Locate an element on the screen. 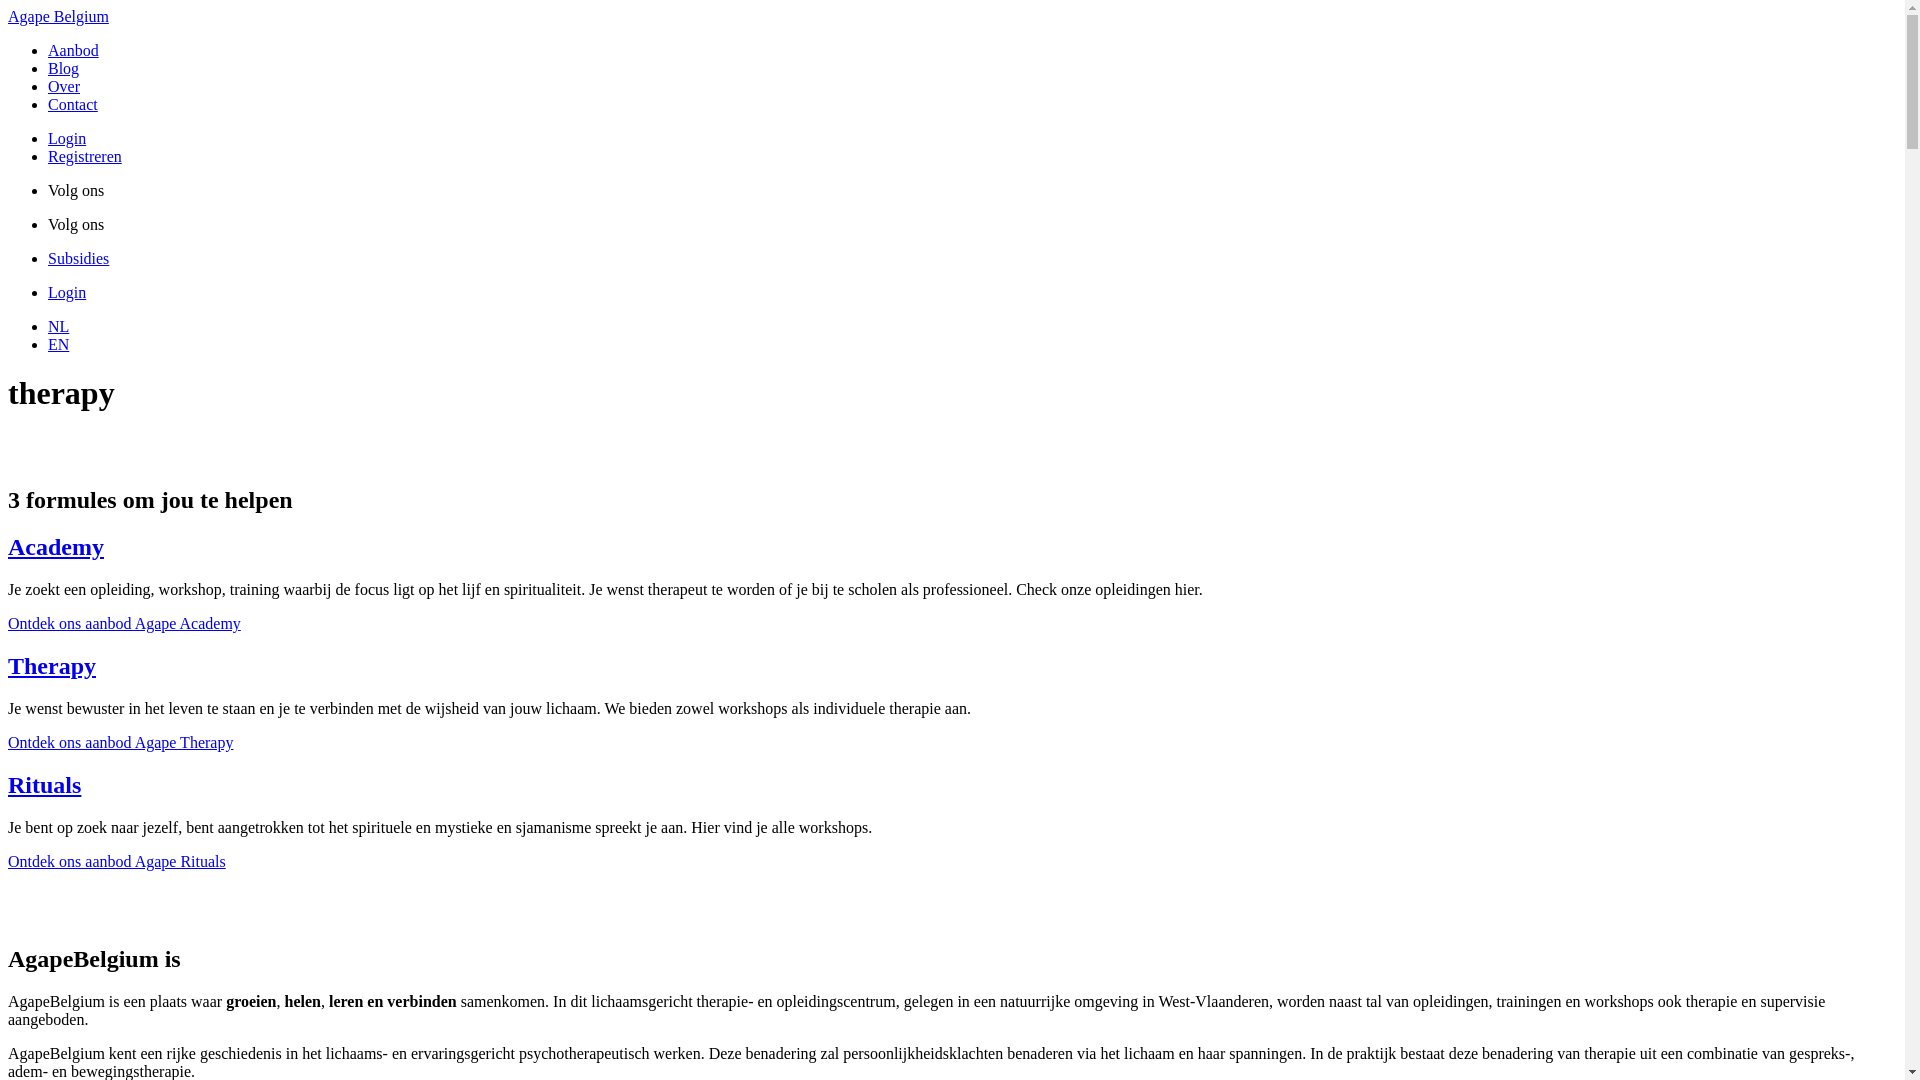 The width and height of the screenshot is (1920, 1080). 'EN' is located at coordinates (58, 343).